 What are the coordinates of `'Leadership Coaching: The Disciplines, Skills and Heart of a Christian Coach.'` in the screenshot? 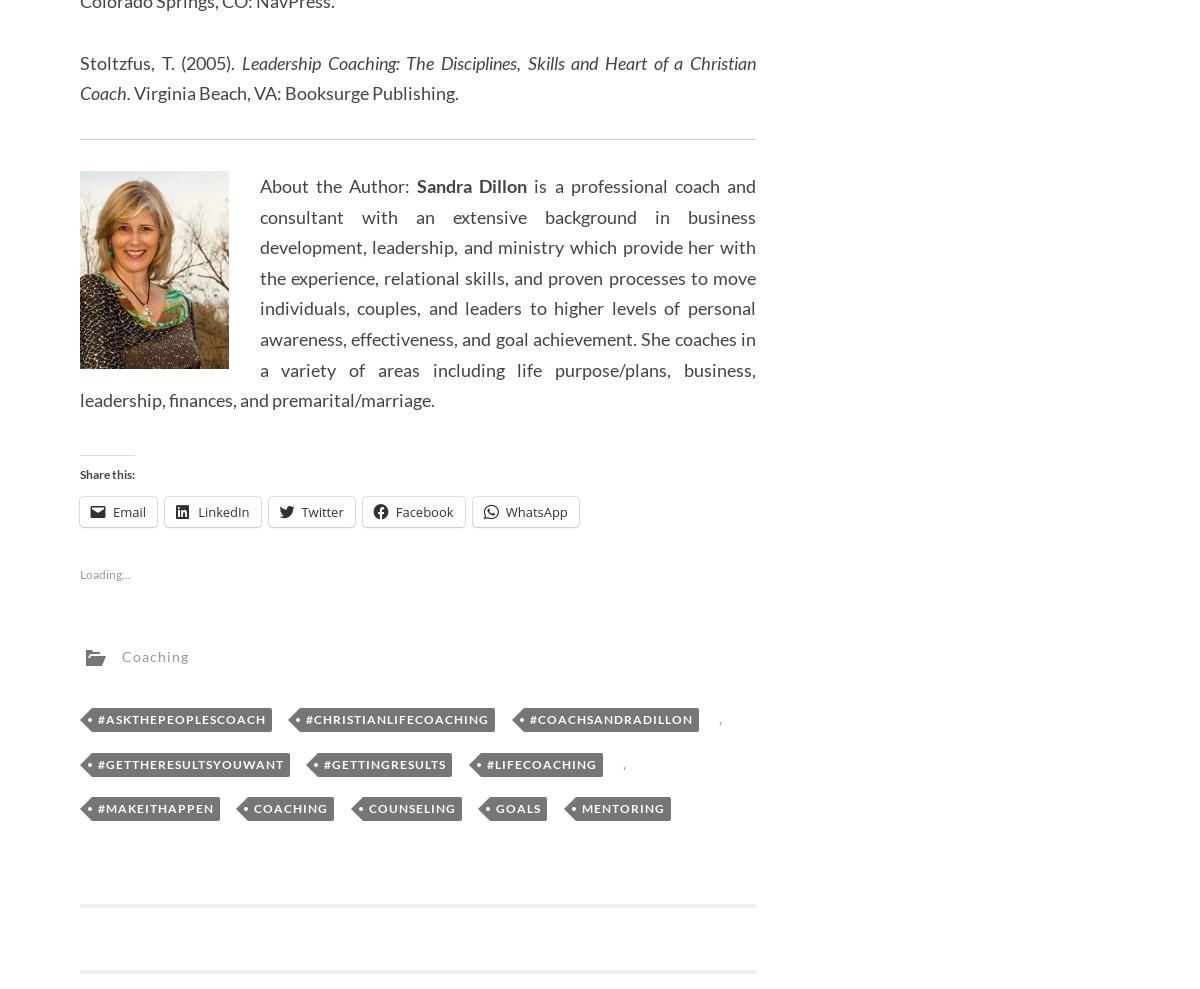 It's located at (417, 77).